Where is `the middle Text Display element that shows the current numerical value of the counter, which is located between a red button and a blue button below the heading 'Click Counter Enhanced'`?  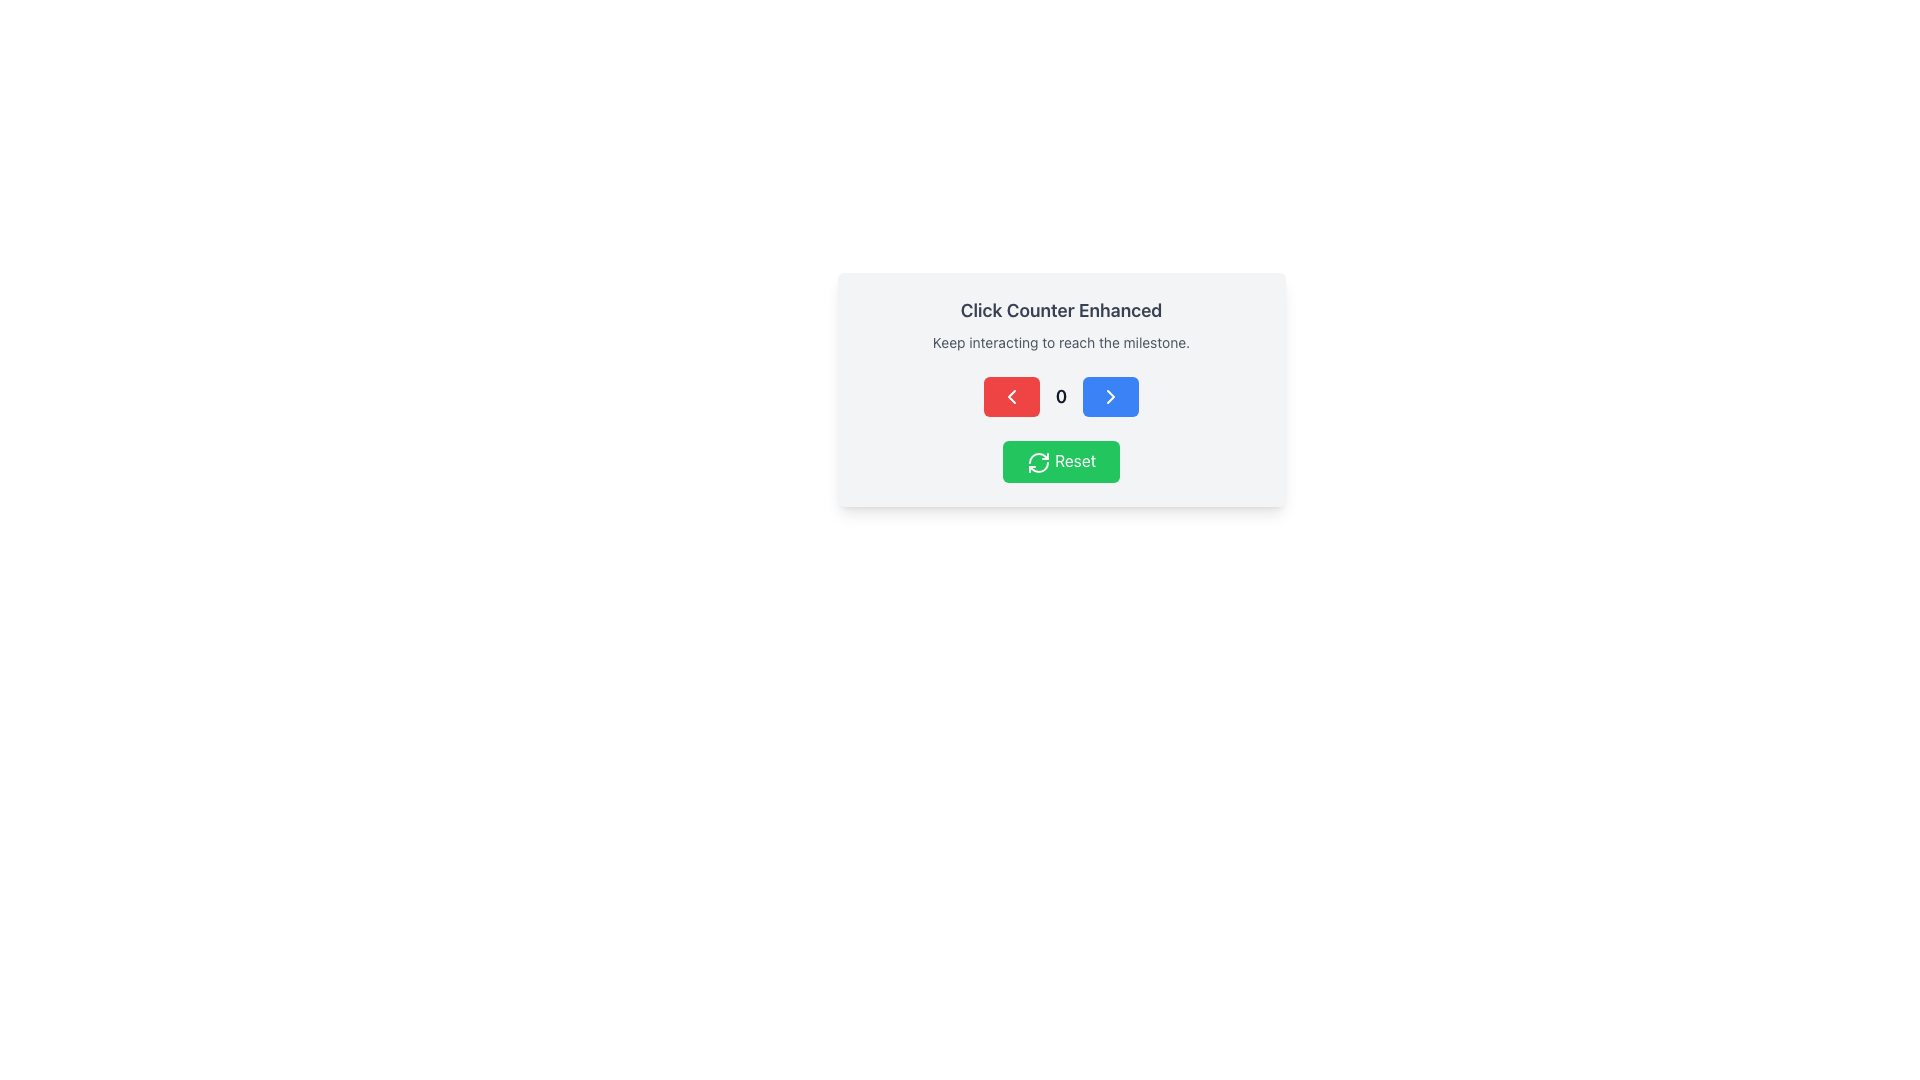
the middle Text Display element that shows the current numerical value of the counter, which is located between a red button and a blue button below the heading 'Click Counter Enhanced' is located at coordinates (1060, 397).